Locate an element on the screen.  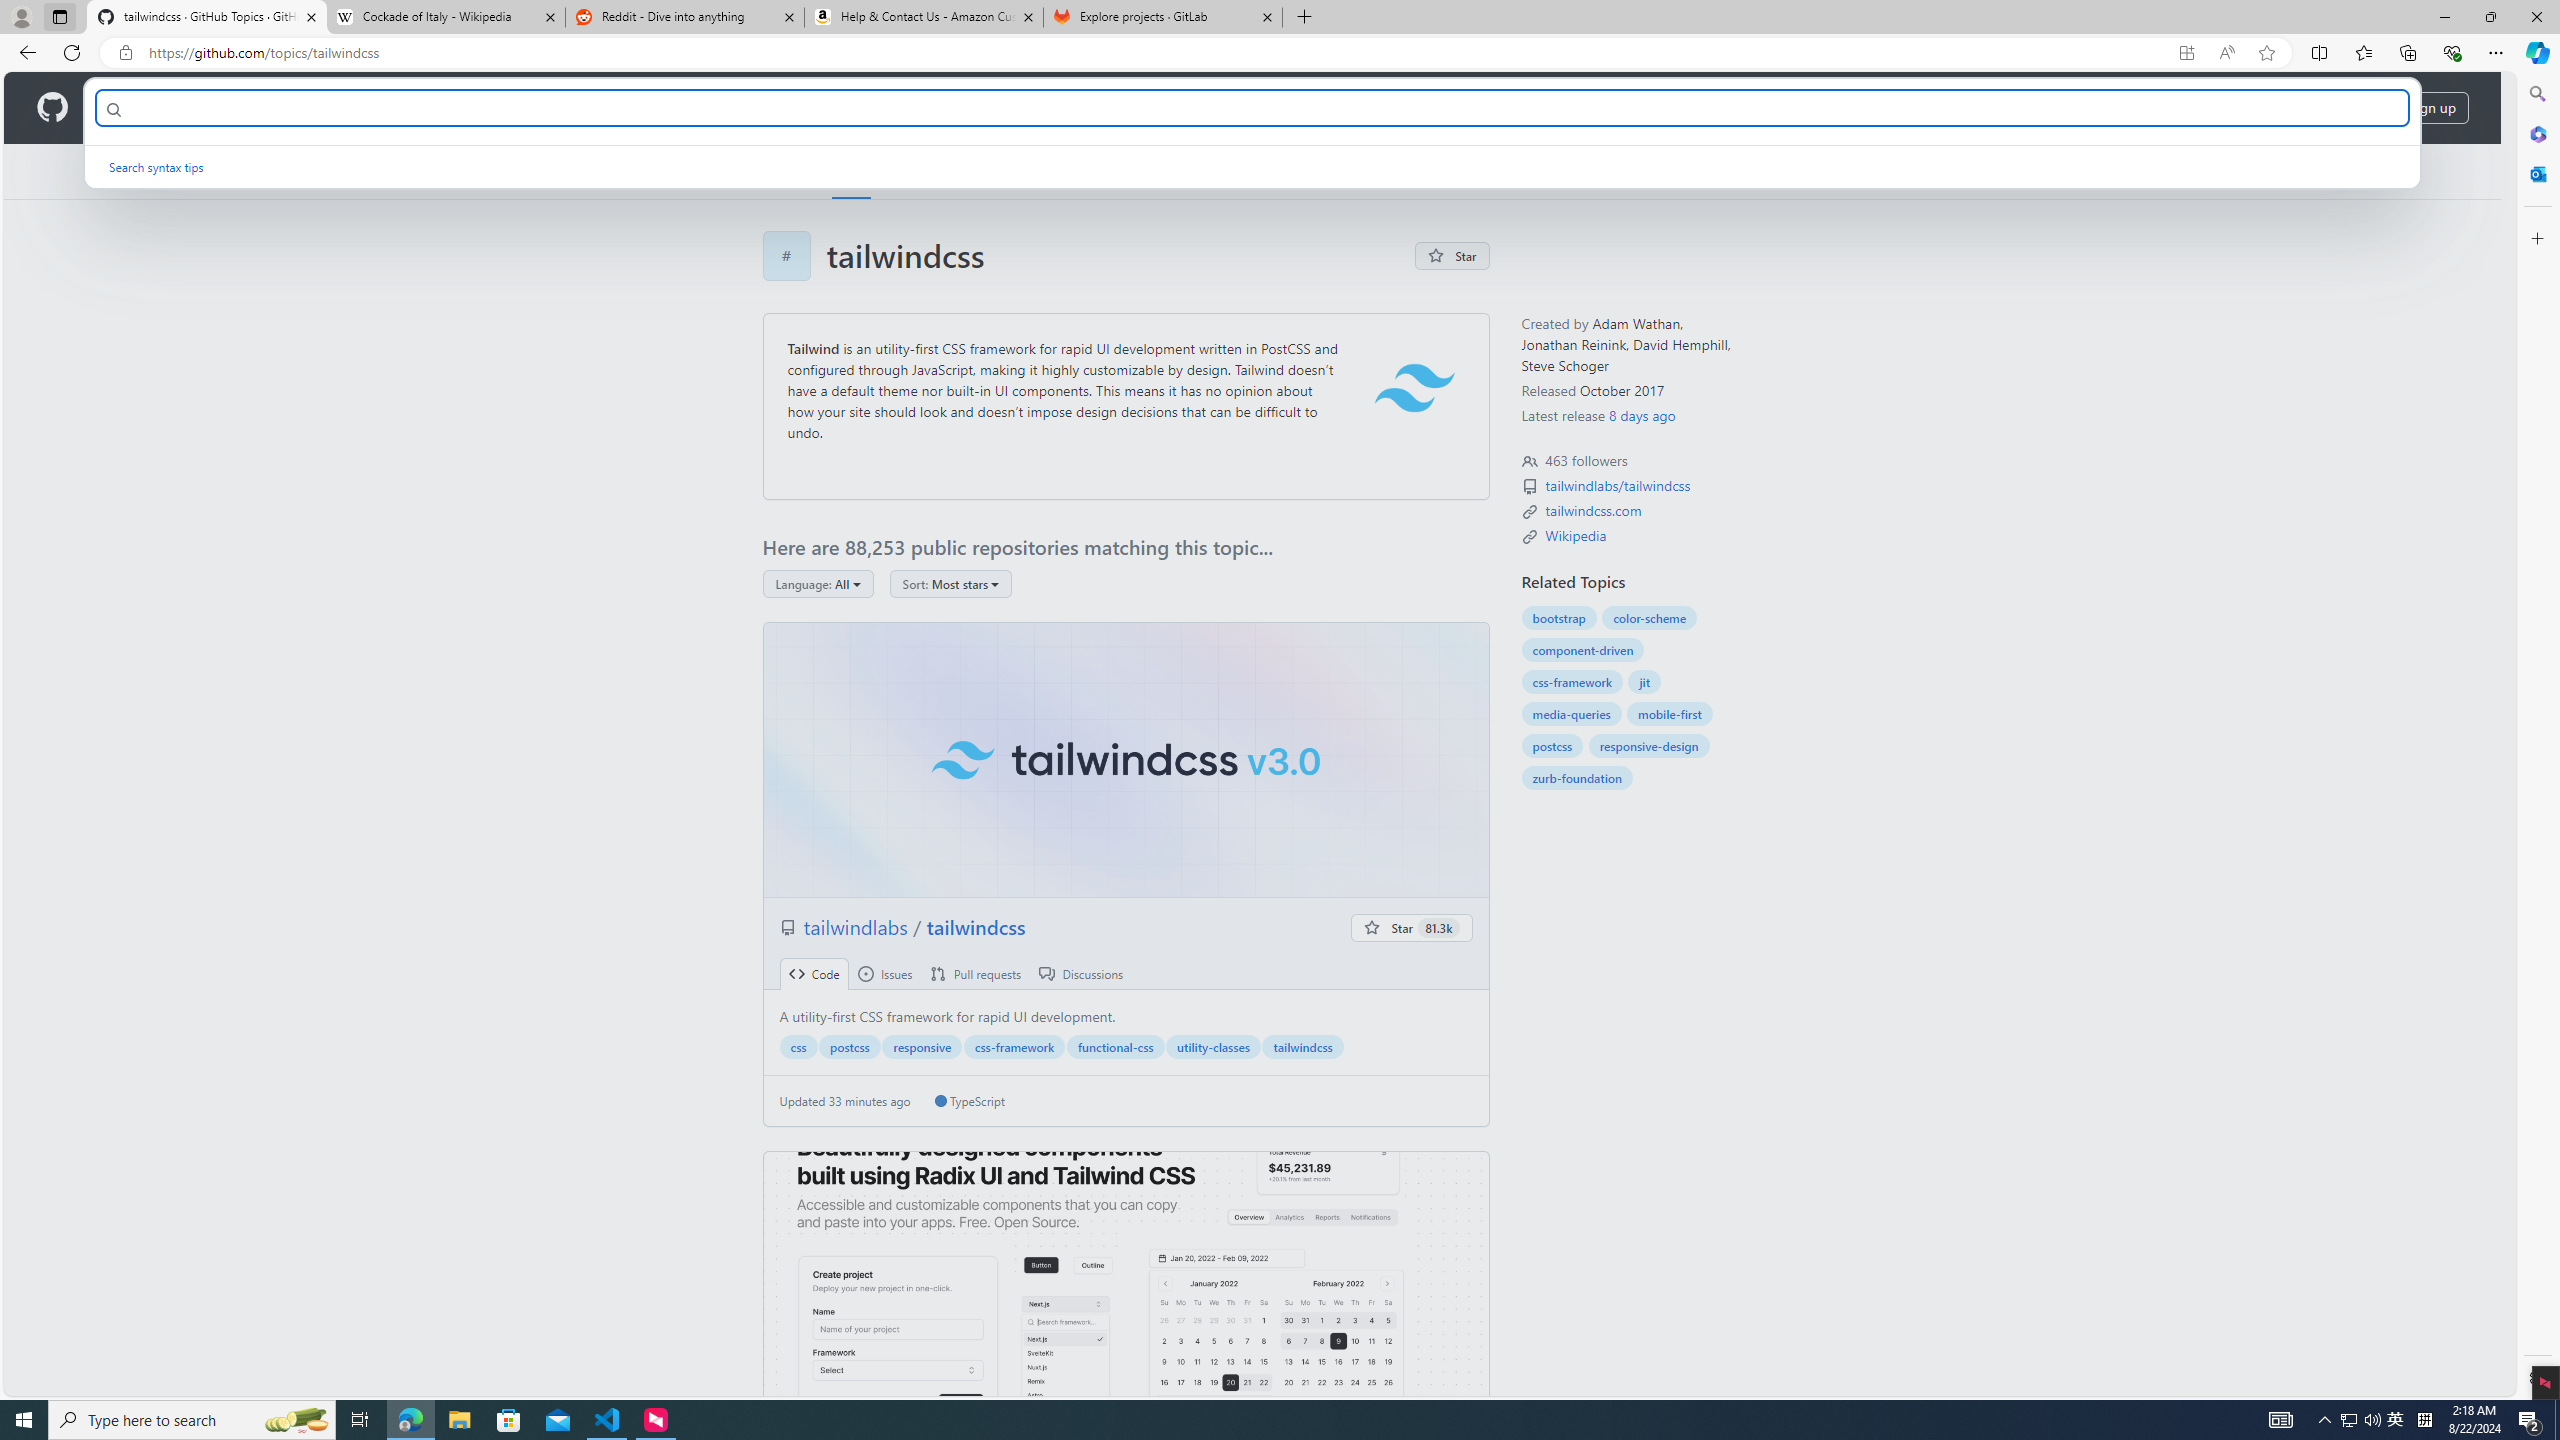
'en.wikipedia.org/wiki/Tailwind_CSS' is located at coordinates (1575, 535).